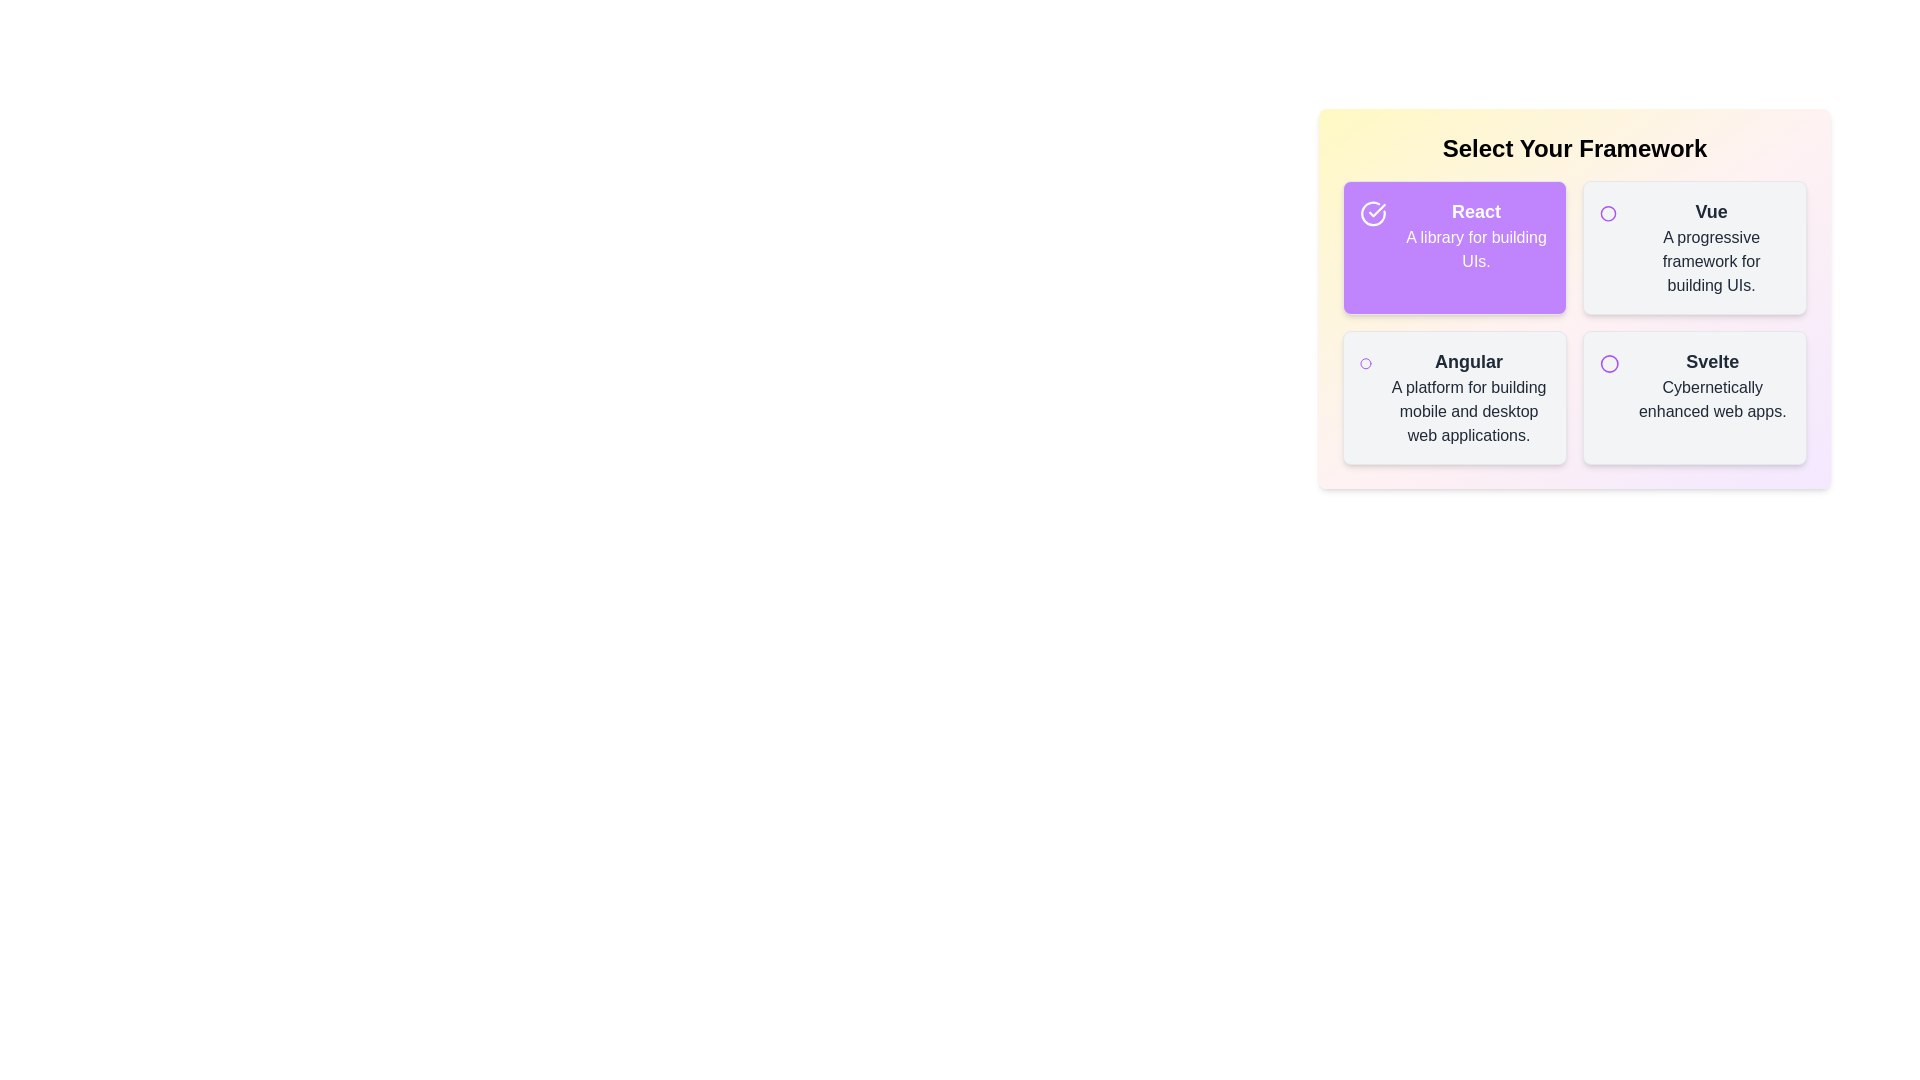  What do you see at coordinates (1693, 246) in the screenshot?
I see `the item labeled Vue to observe its hover effect` at bounding box center [1693, 246].